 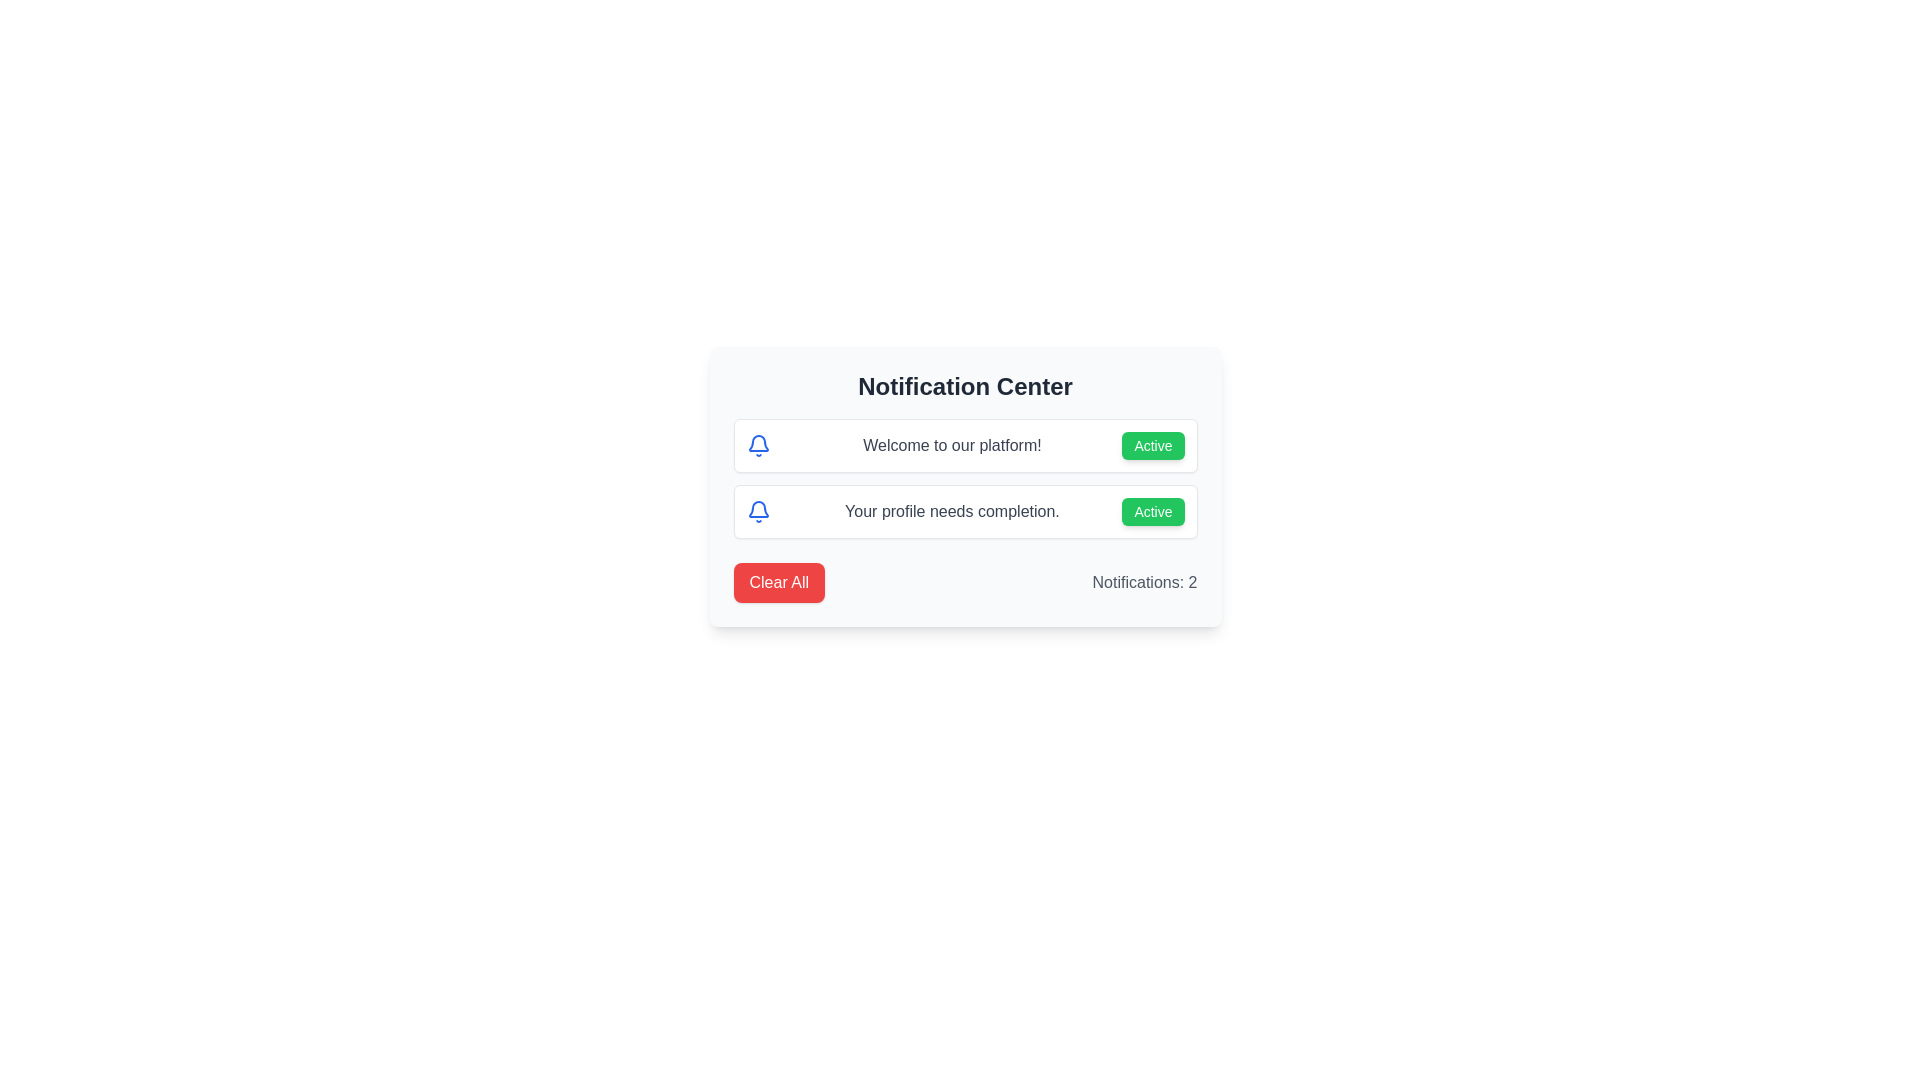 I want to click on the notification icon located in the second row of the notification center panel, to the left of the text 'Your profile needs completion.', so click(x=757, y=442).